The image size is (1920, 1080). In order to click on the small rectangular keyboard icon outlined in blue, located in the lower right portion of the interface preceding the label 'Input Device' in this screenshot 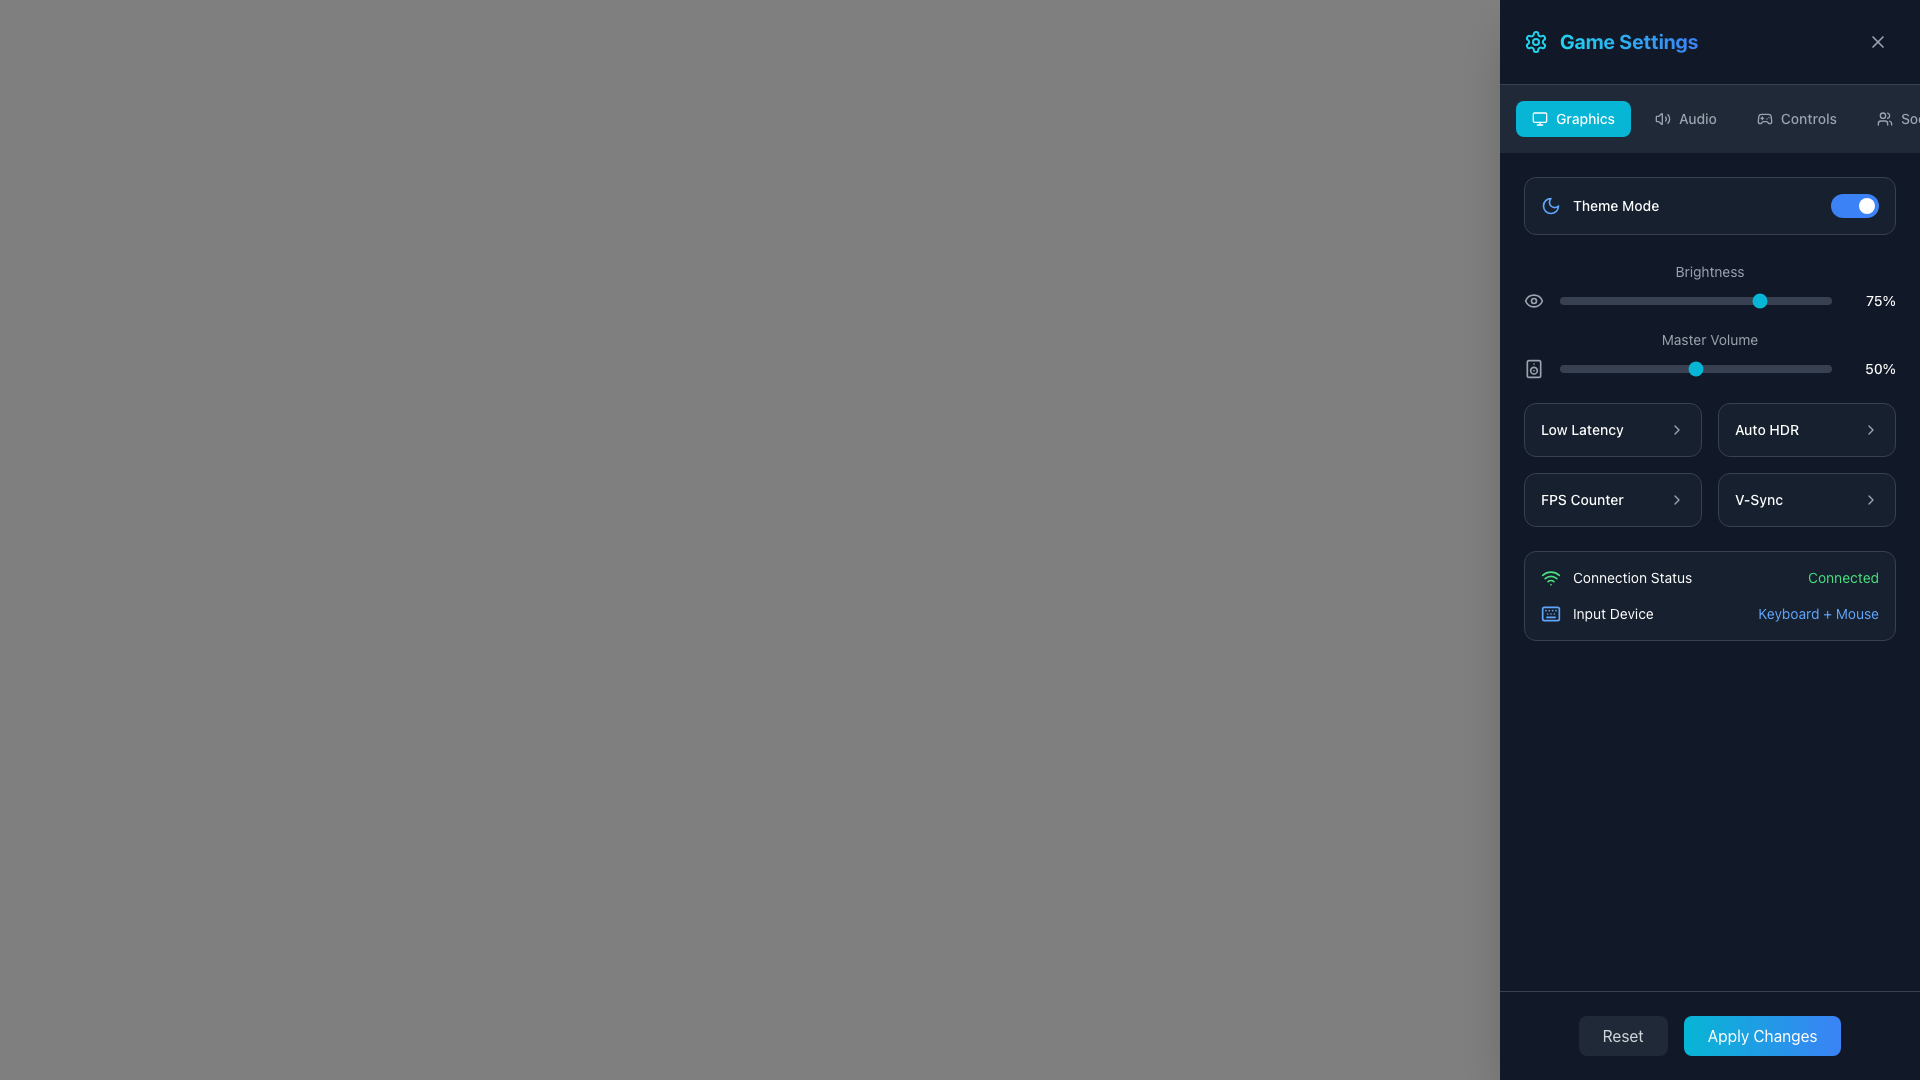, I will do `click(1549, 612)`.